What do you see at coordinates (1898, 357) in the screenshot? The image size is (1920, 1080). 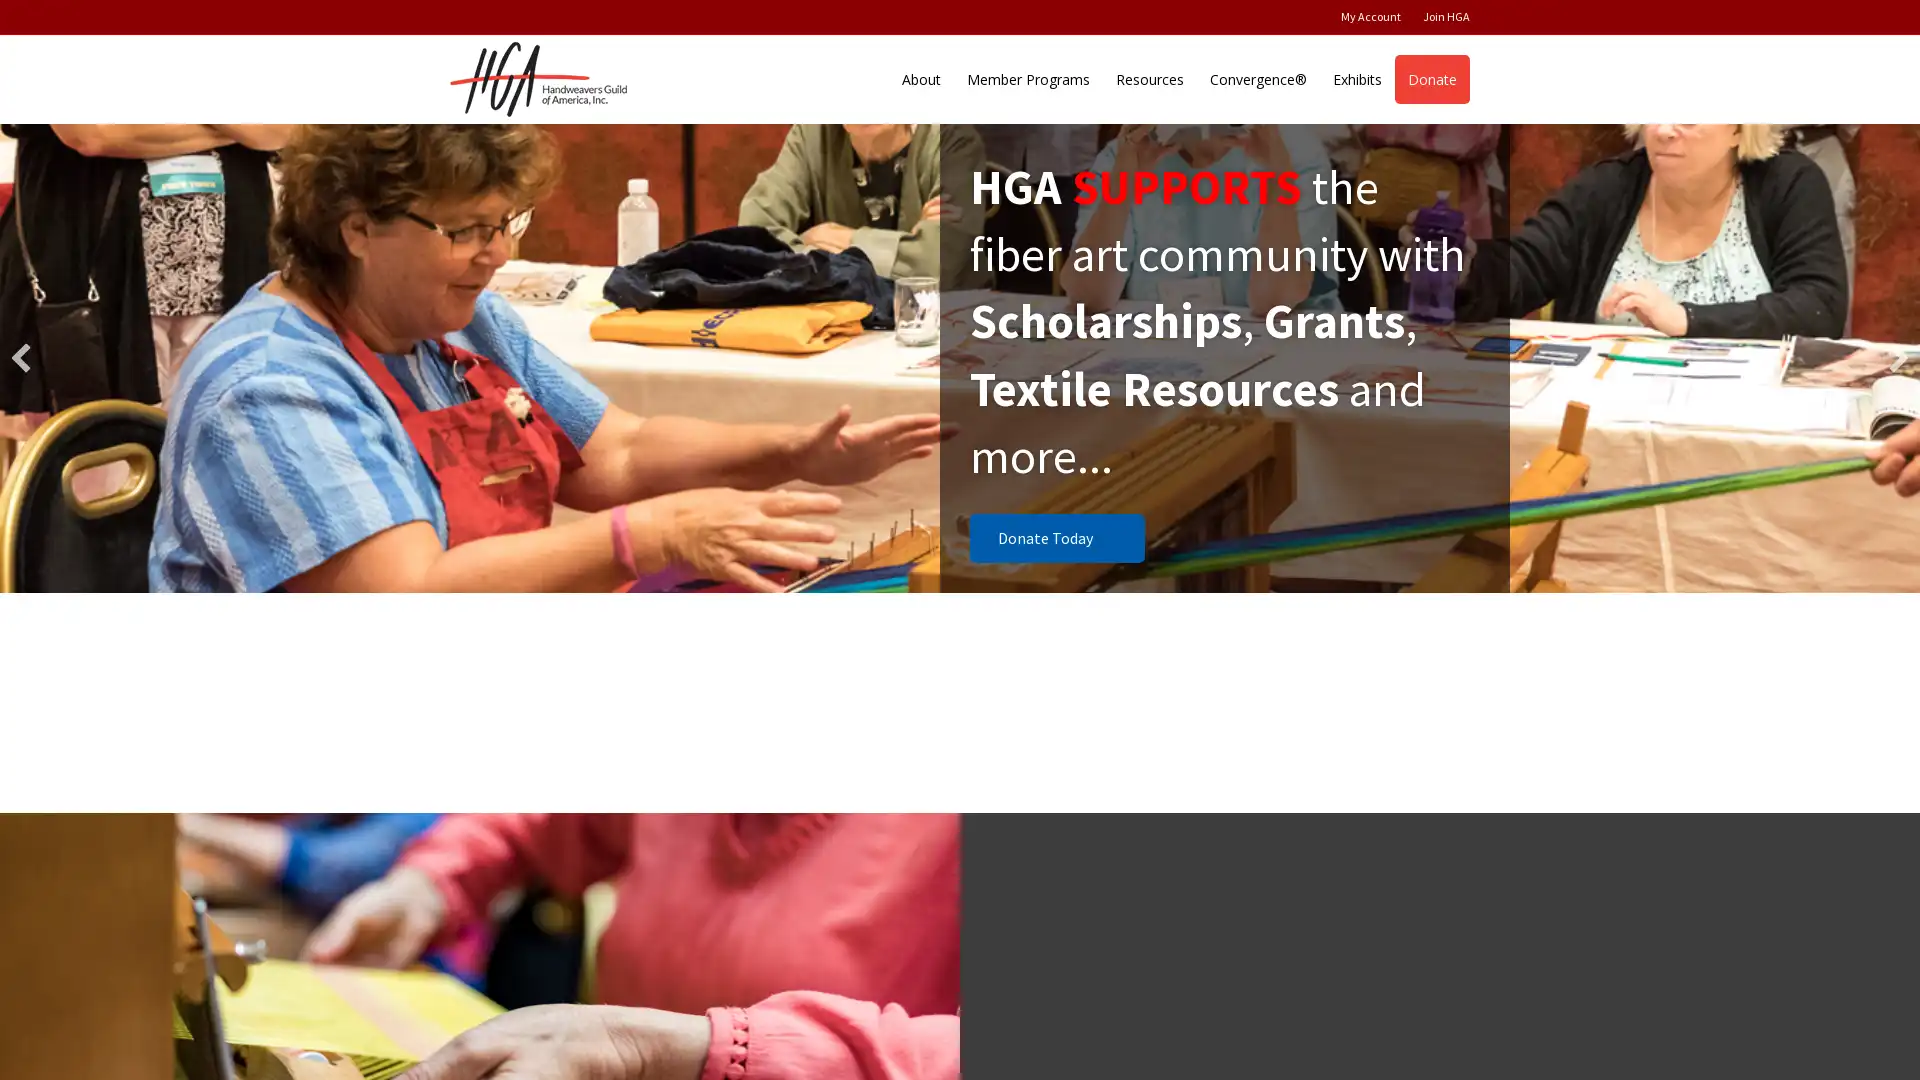 I see `next` at bounding box center [1898, 357].